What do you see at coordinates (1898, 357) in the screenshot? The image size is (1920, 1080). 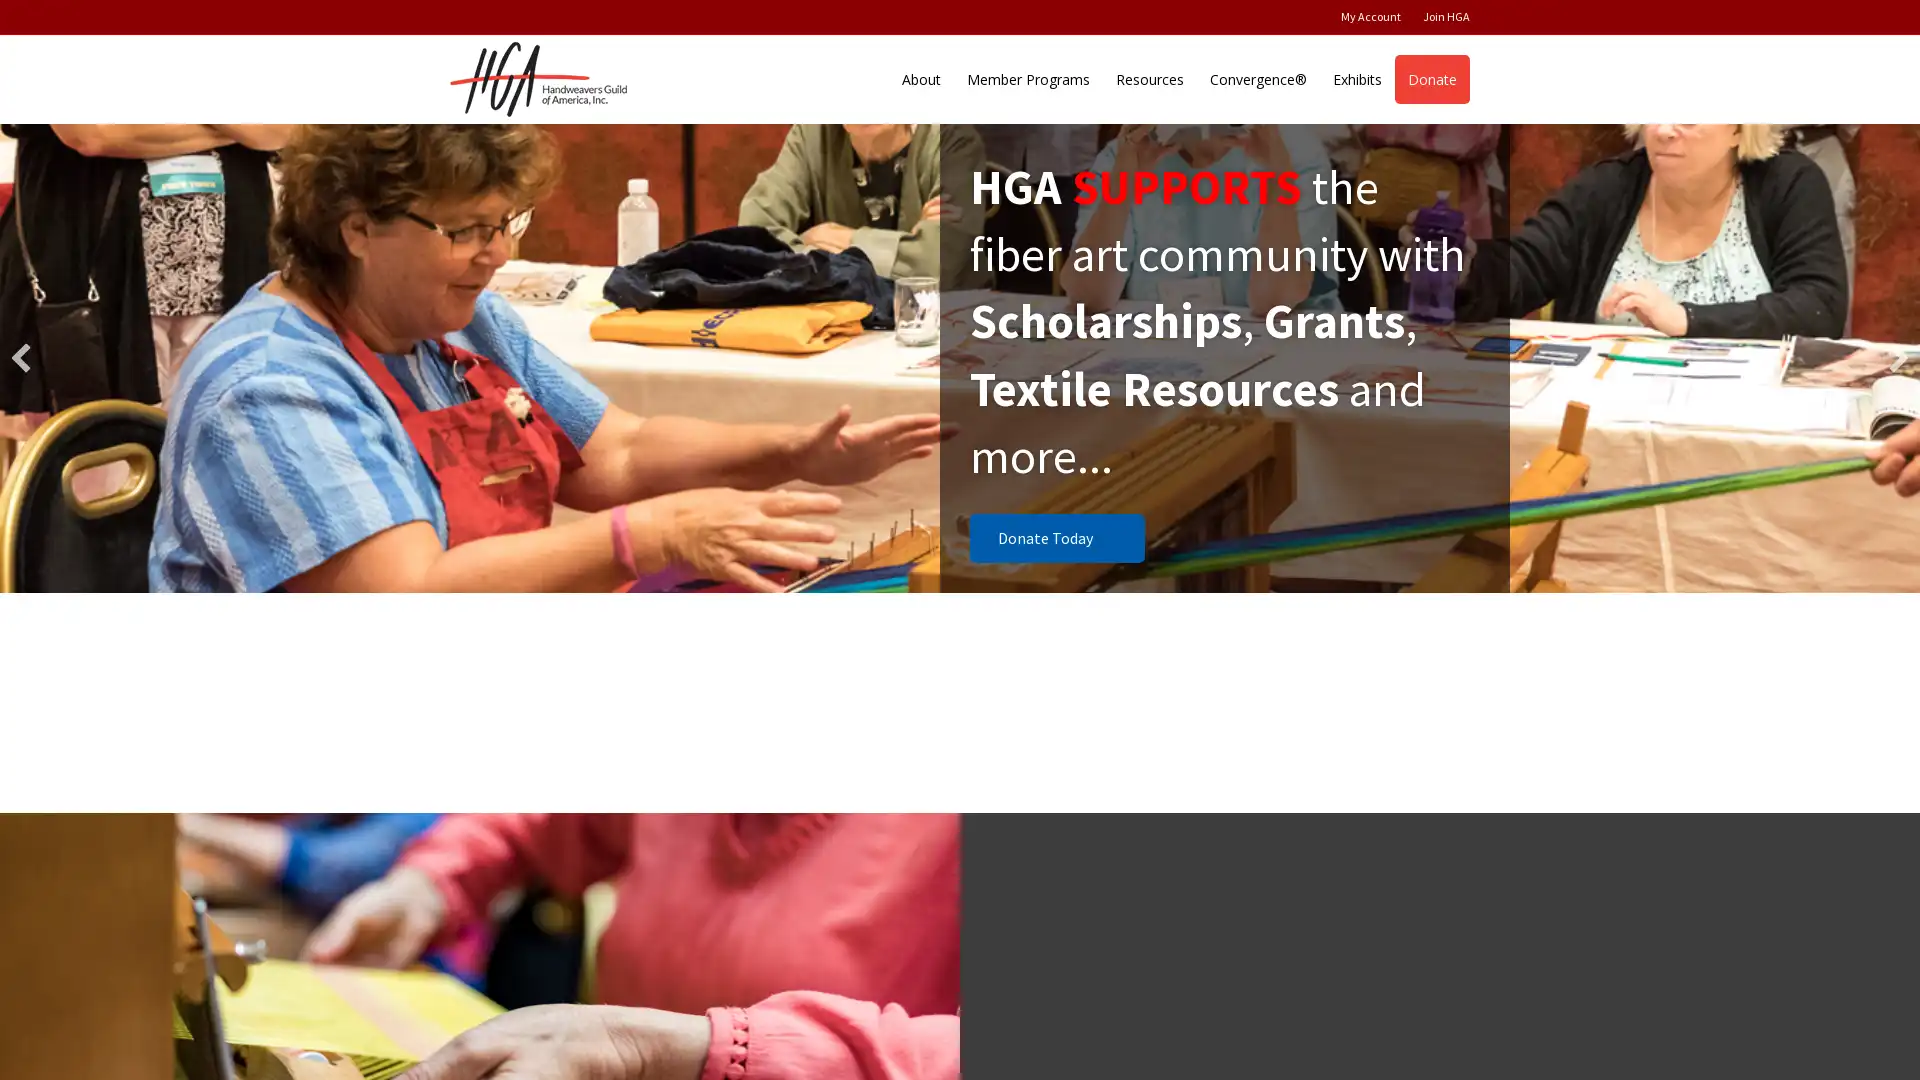 I see `next` at bounding box center [1898, 357].